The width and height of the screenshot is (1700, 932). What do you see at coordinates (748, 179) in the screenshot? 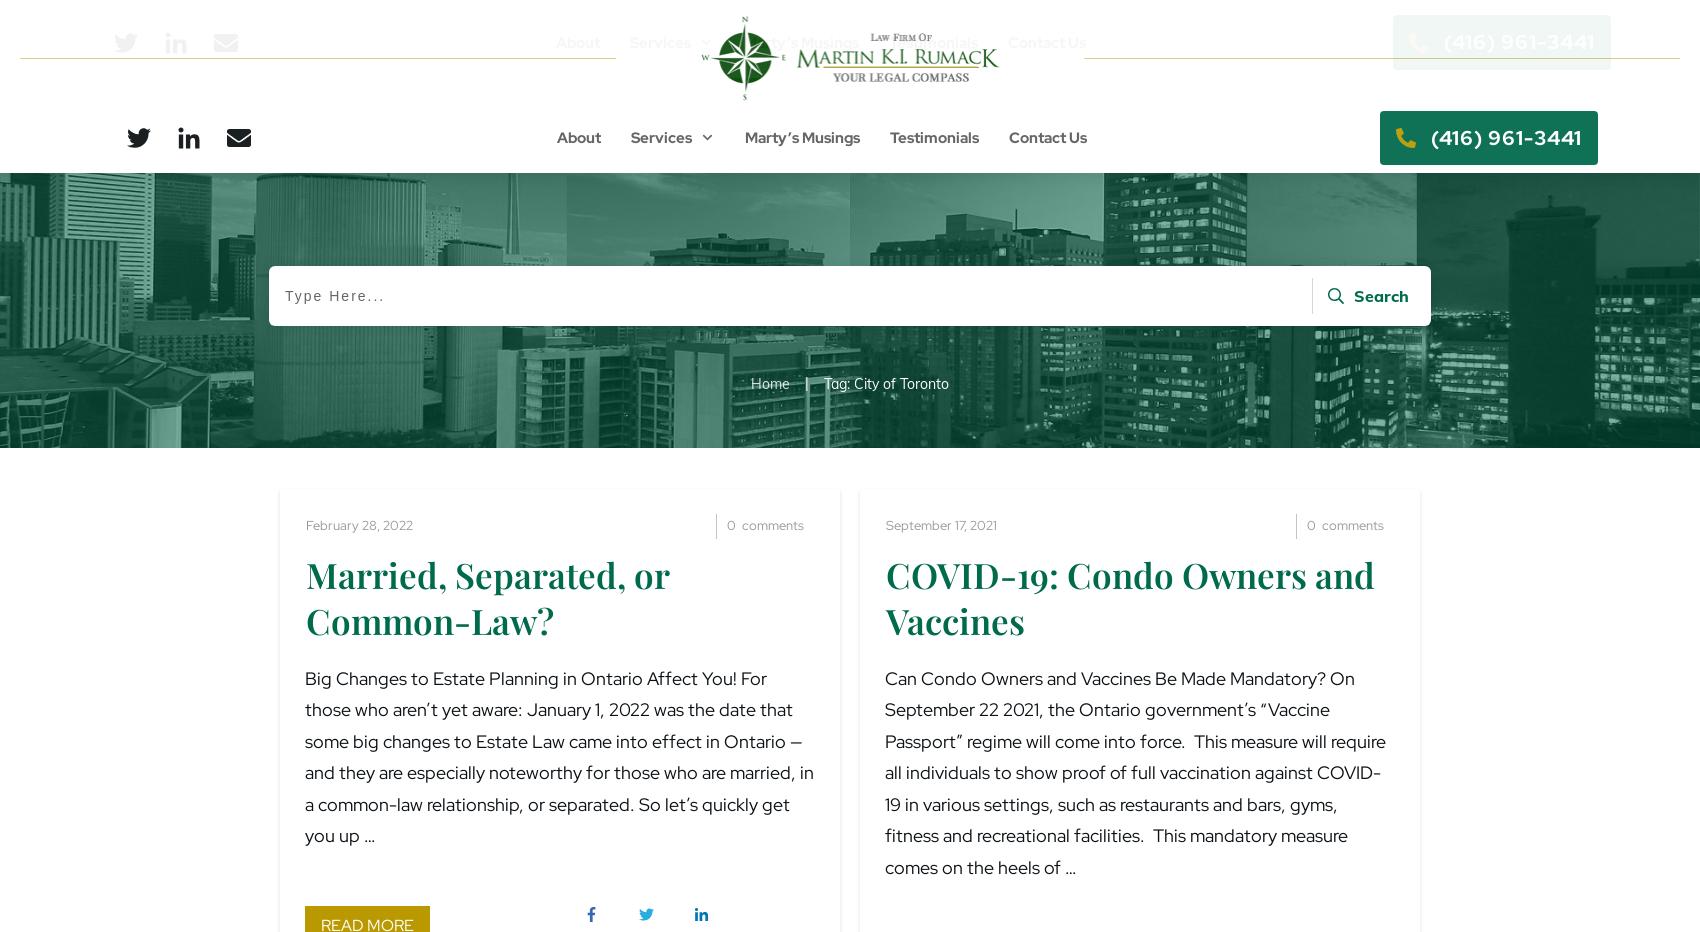
I see `'Real Estate Lawyer'` at bounding box center [748, 179].